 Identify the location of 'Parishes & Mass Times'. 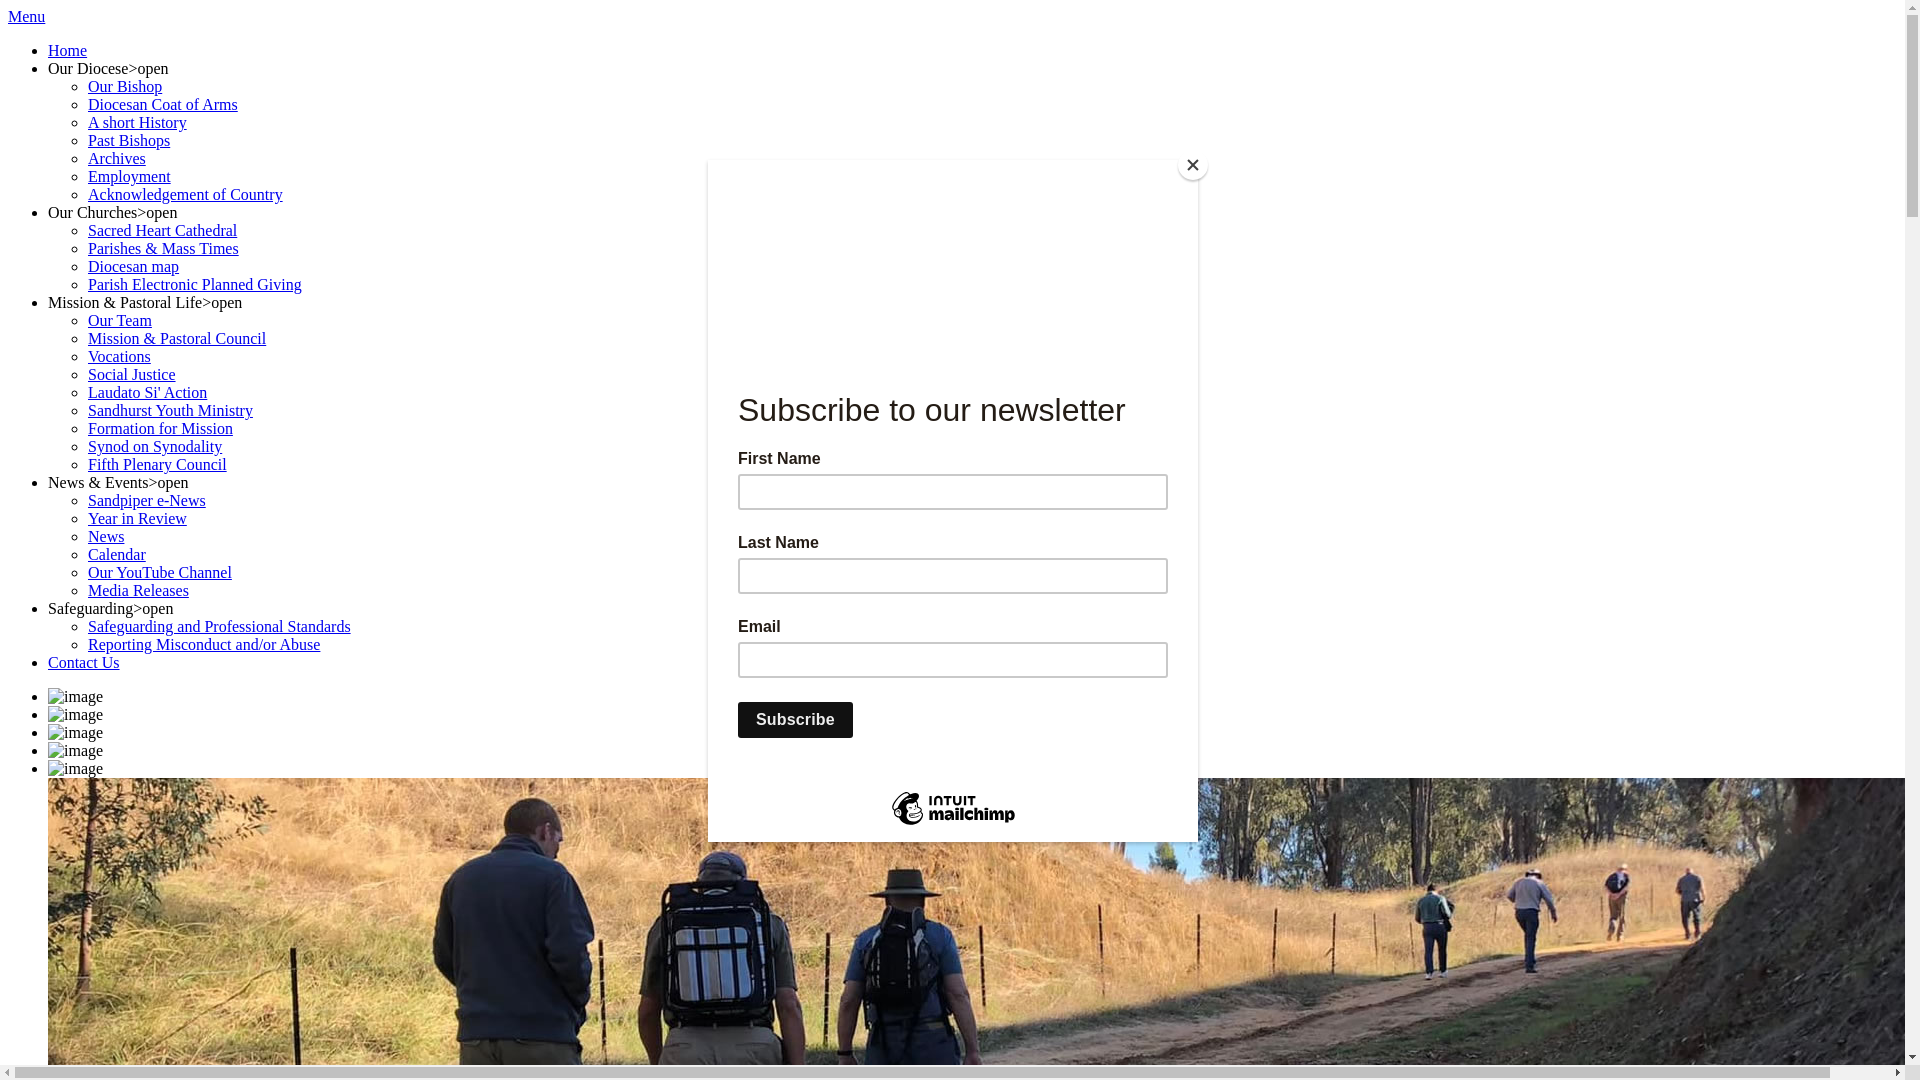
(163, 247).